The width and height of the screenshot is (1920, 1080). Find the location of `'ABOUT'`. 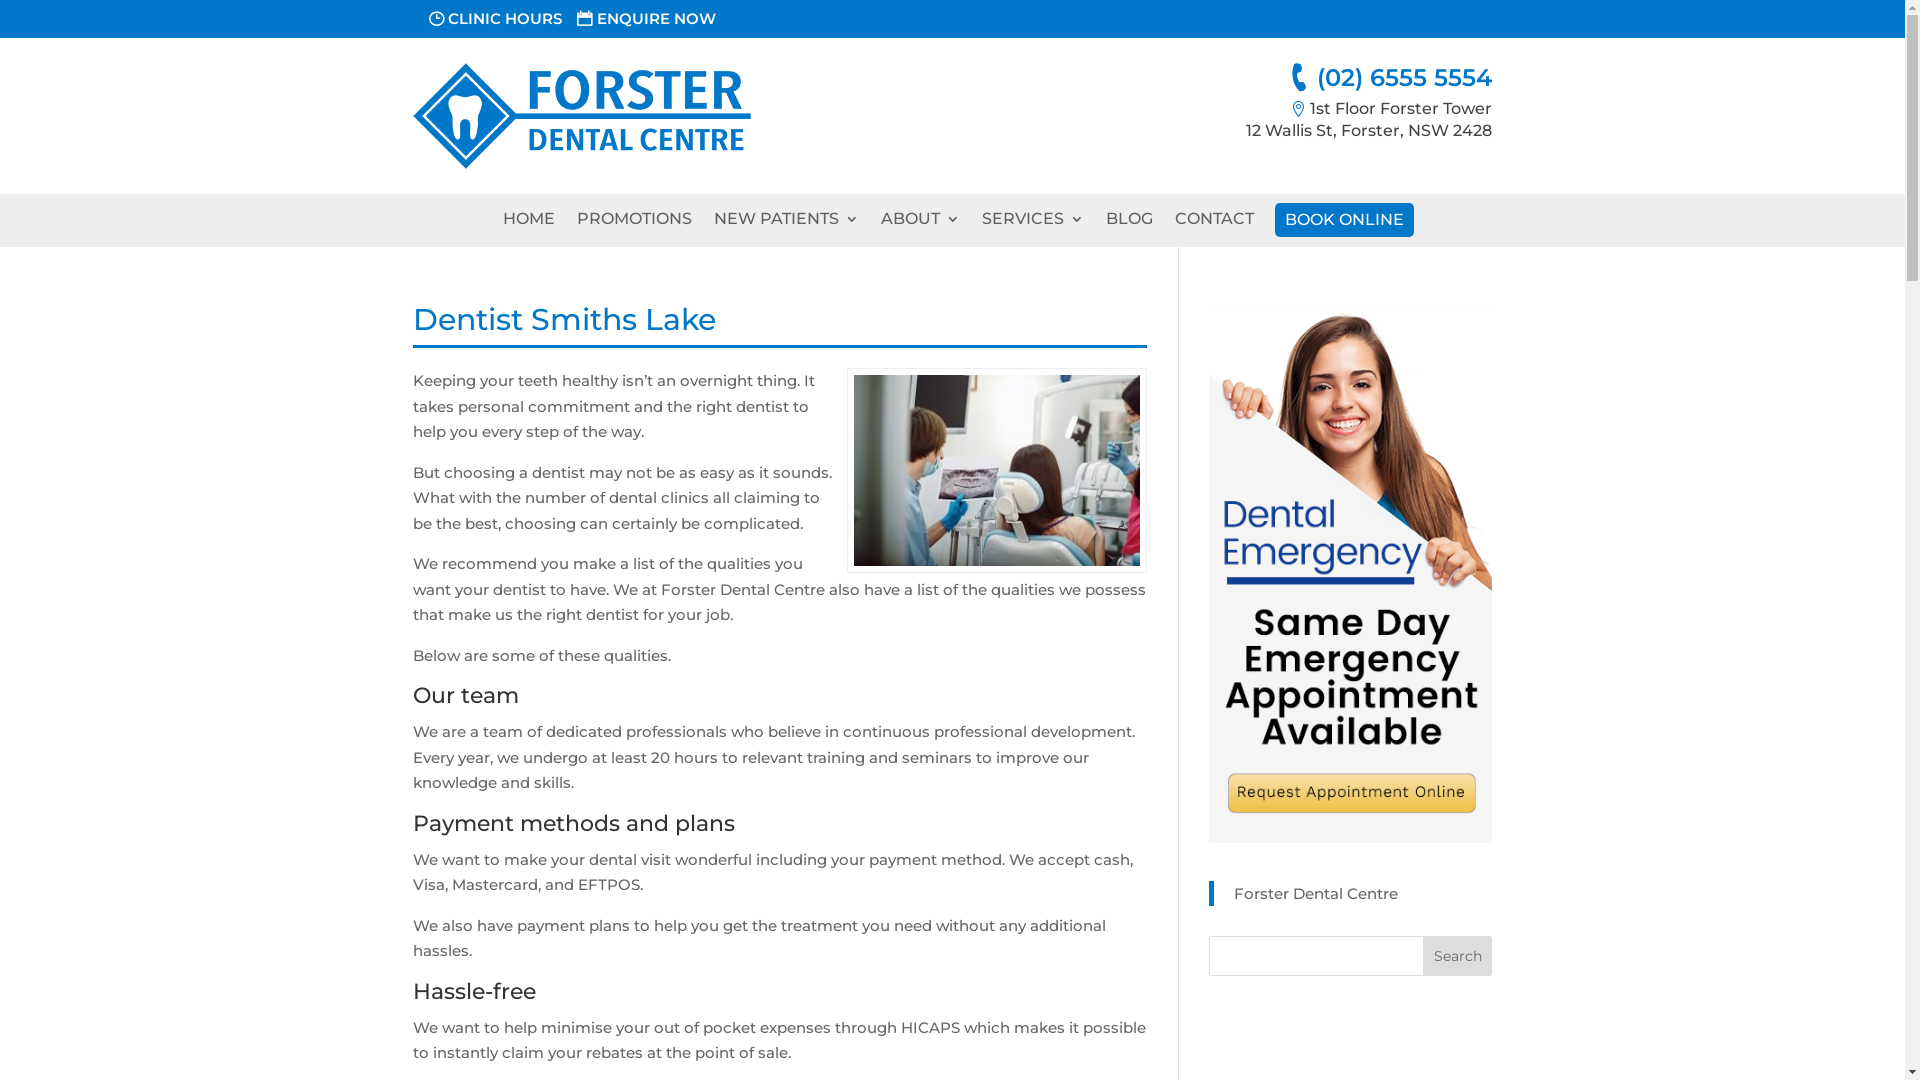

'ABOUT' is located at coordinates (918, 224).